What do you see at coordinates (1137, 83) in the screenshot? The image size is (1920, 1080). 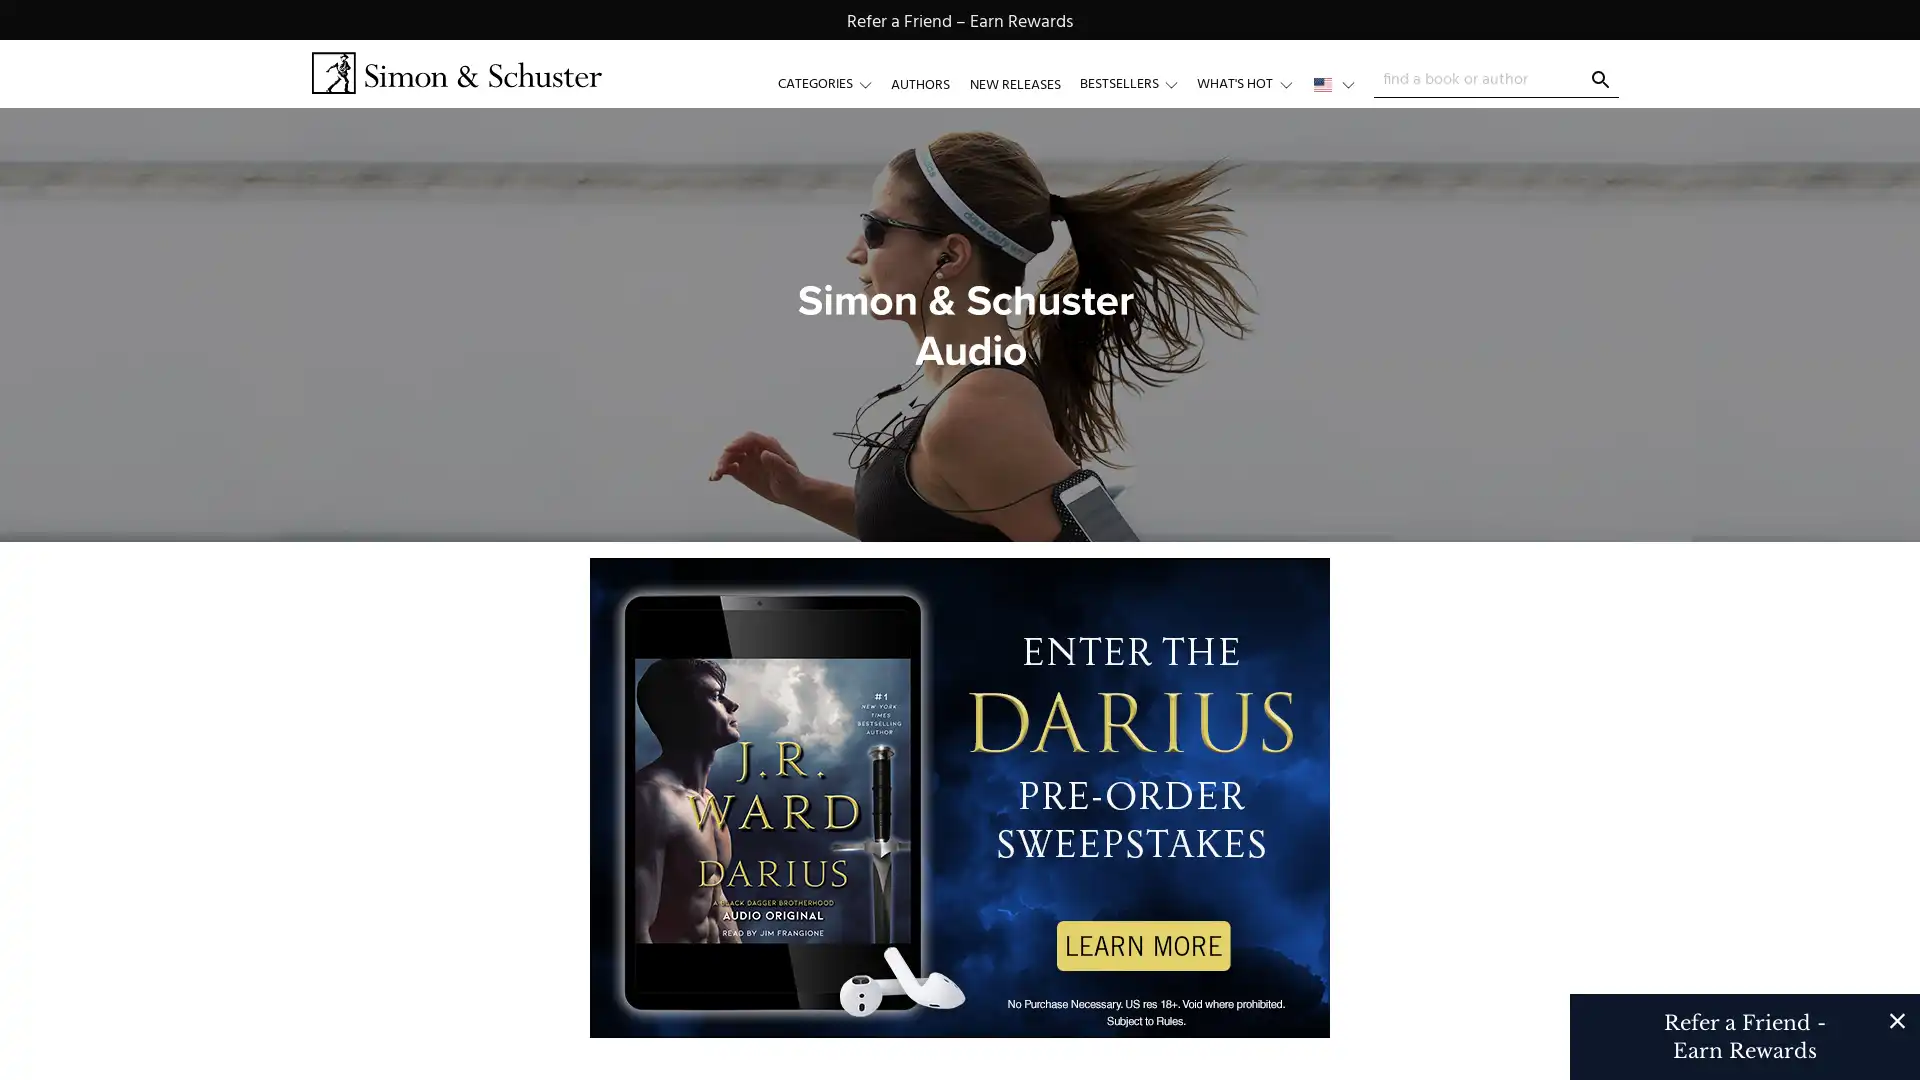 I see `BESTSELLERS` at bounding box center [1137, 83].